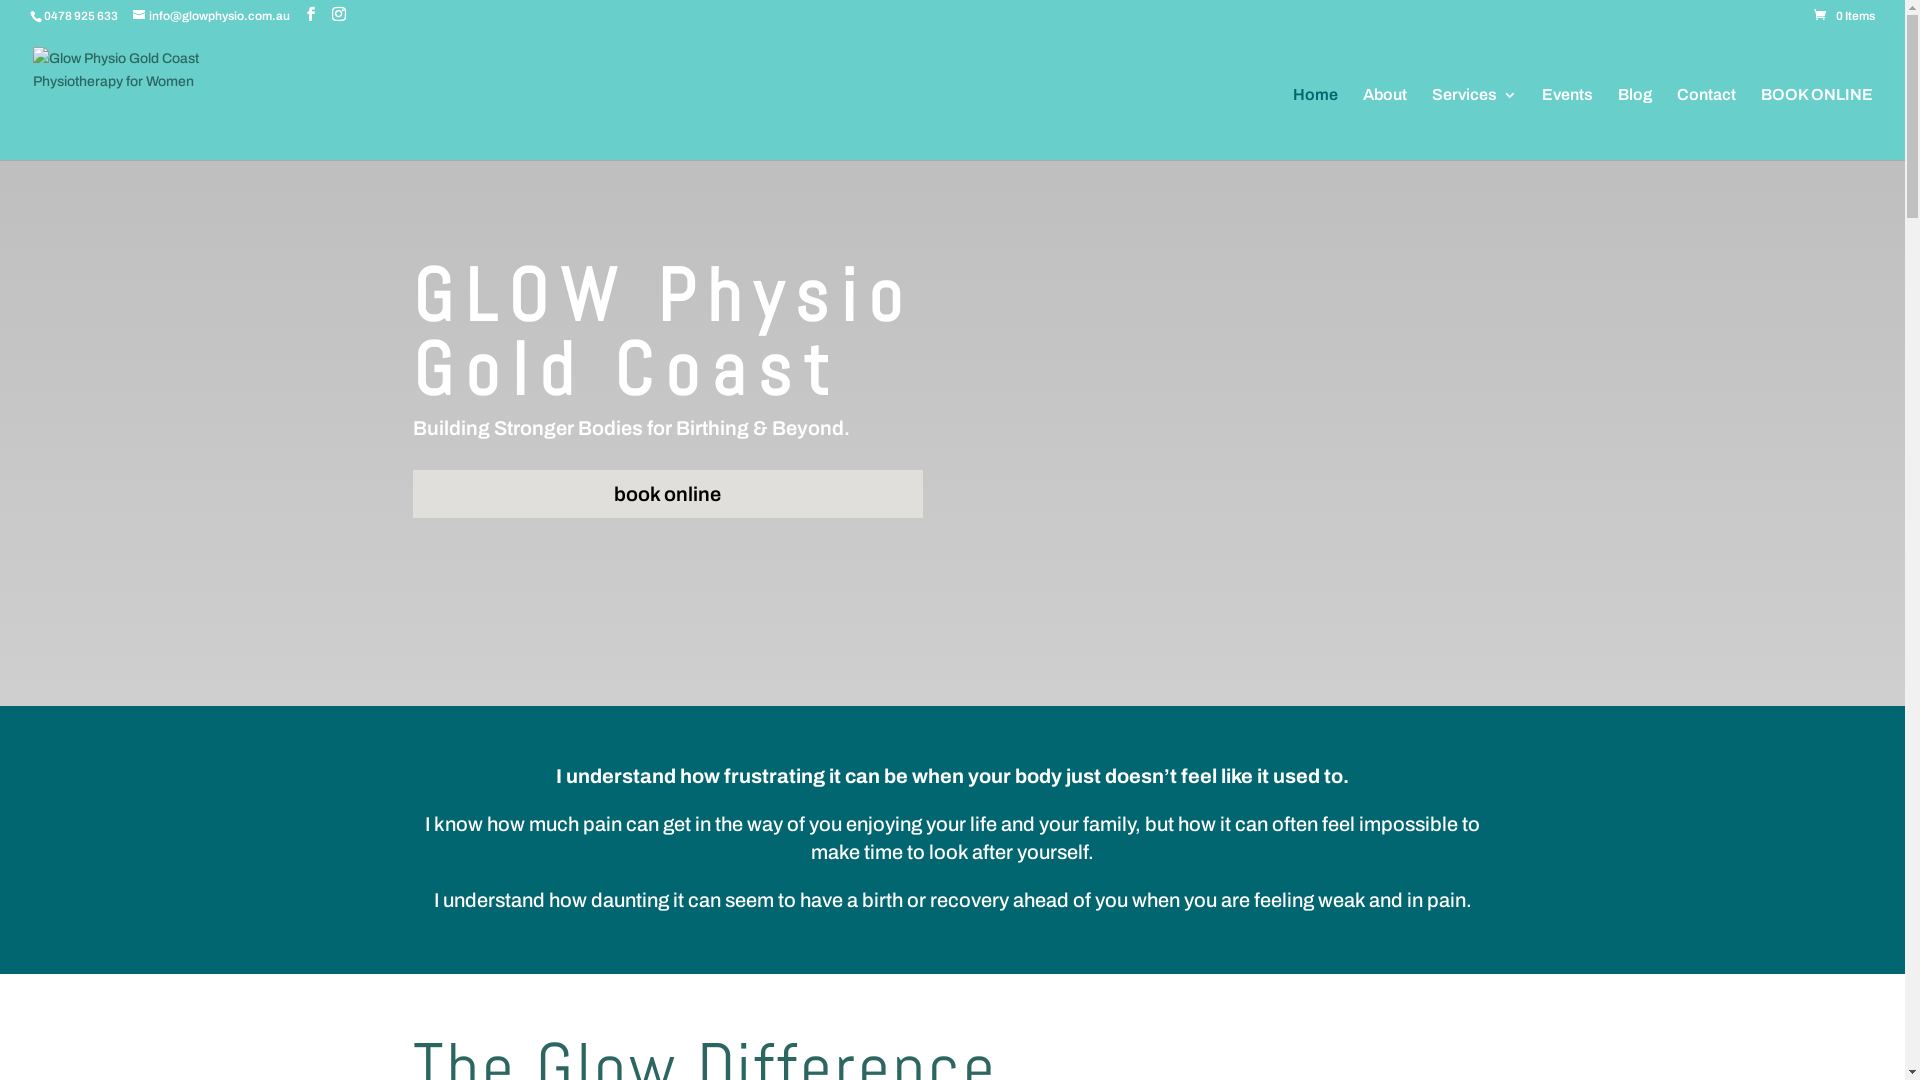  I want to click on 'info@glowphysio.com.au', so click(132, 15).